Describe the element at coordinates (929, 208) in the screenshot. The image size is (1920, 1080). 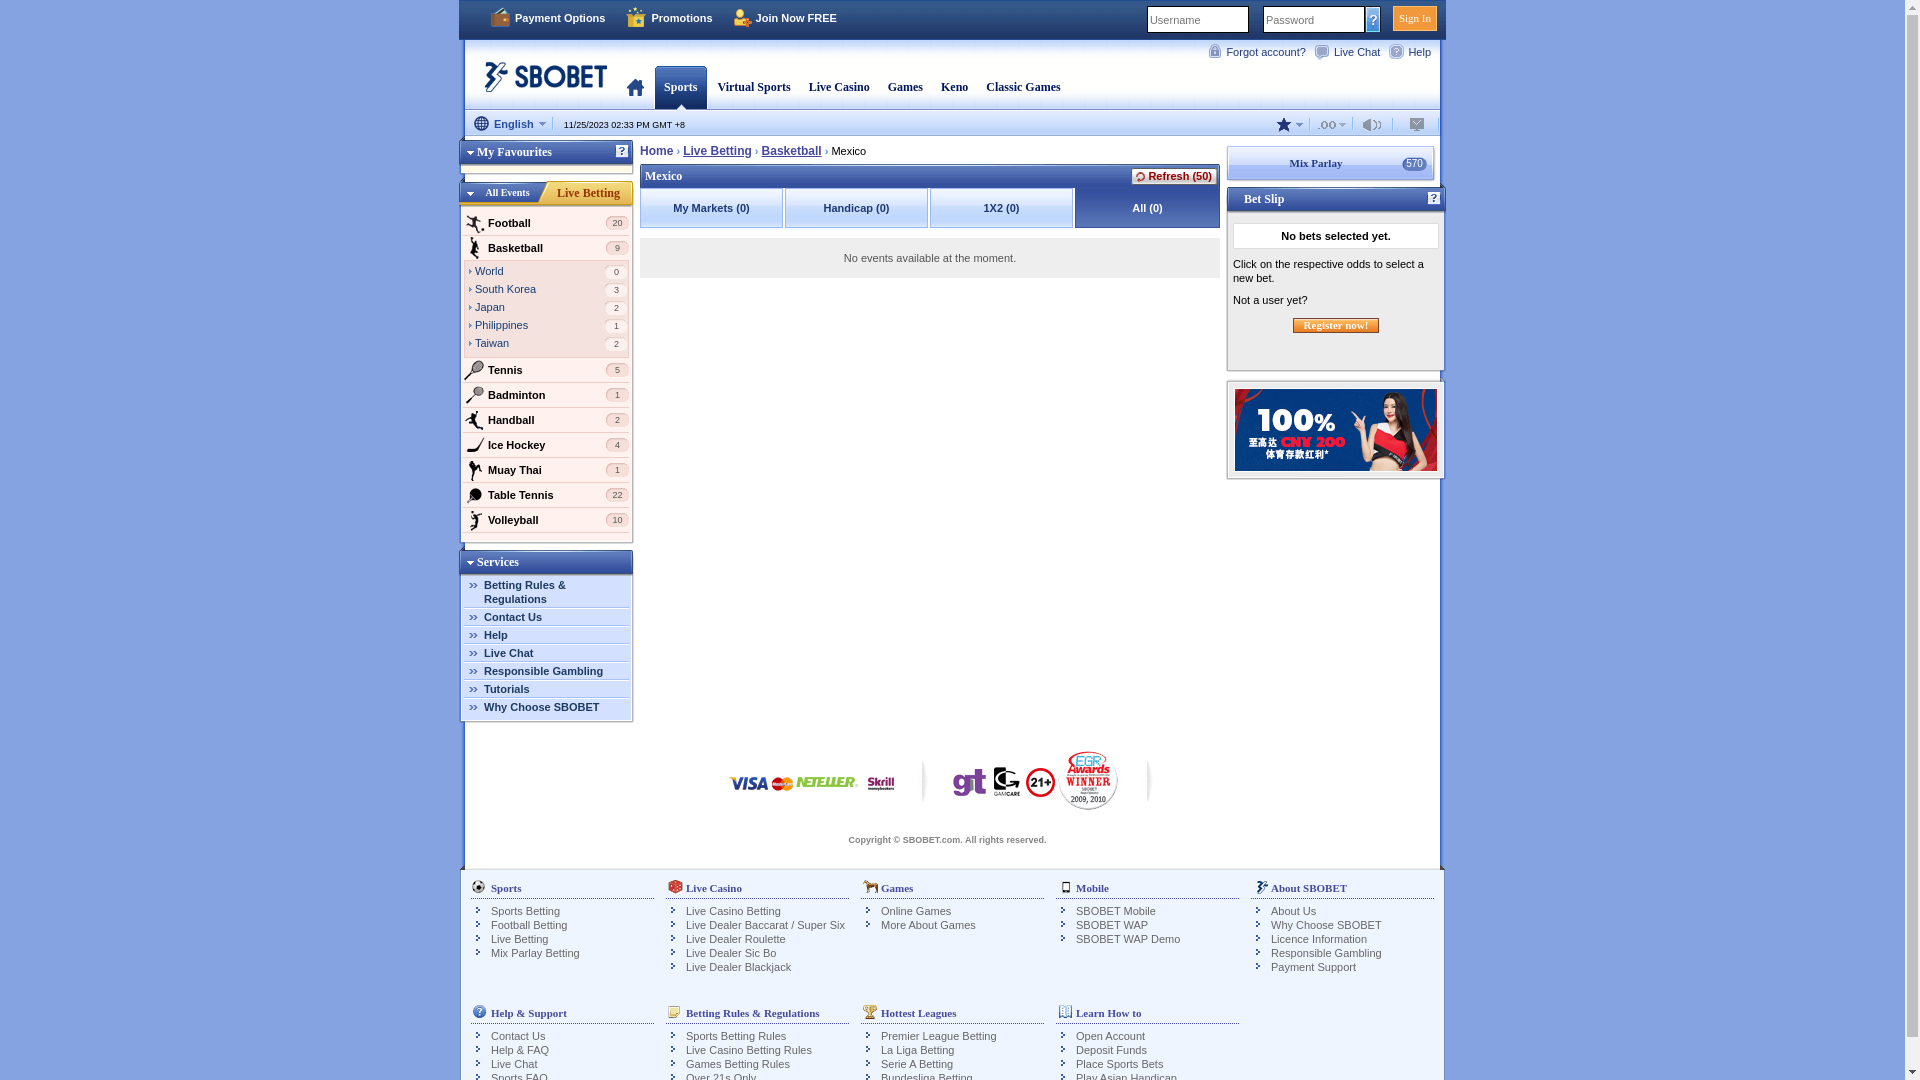
I see `'1X2 (0)'` at that location.